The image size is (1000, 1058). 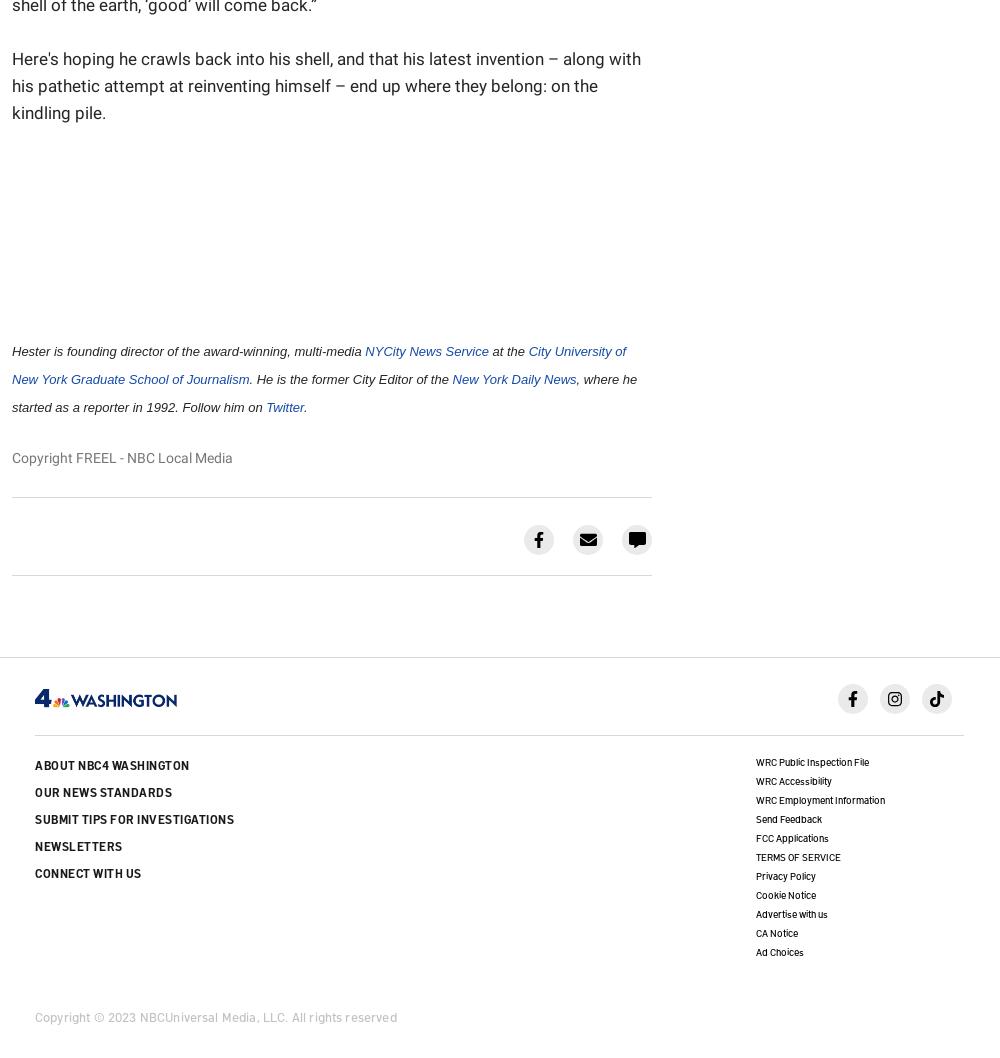 What do you see at coordinates (779, 951) in the screenshot?
I see `'Ad Choices'` at bounding box center [779, 951].